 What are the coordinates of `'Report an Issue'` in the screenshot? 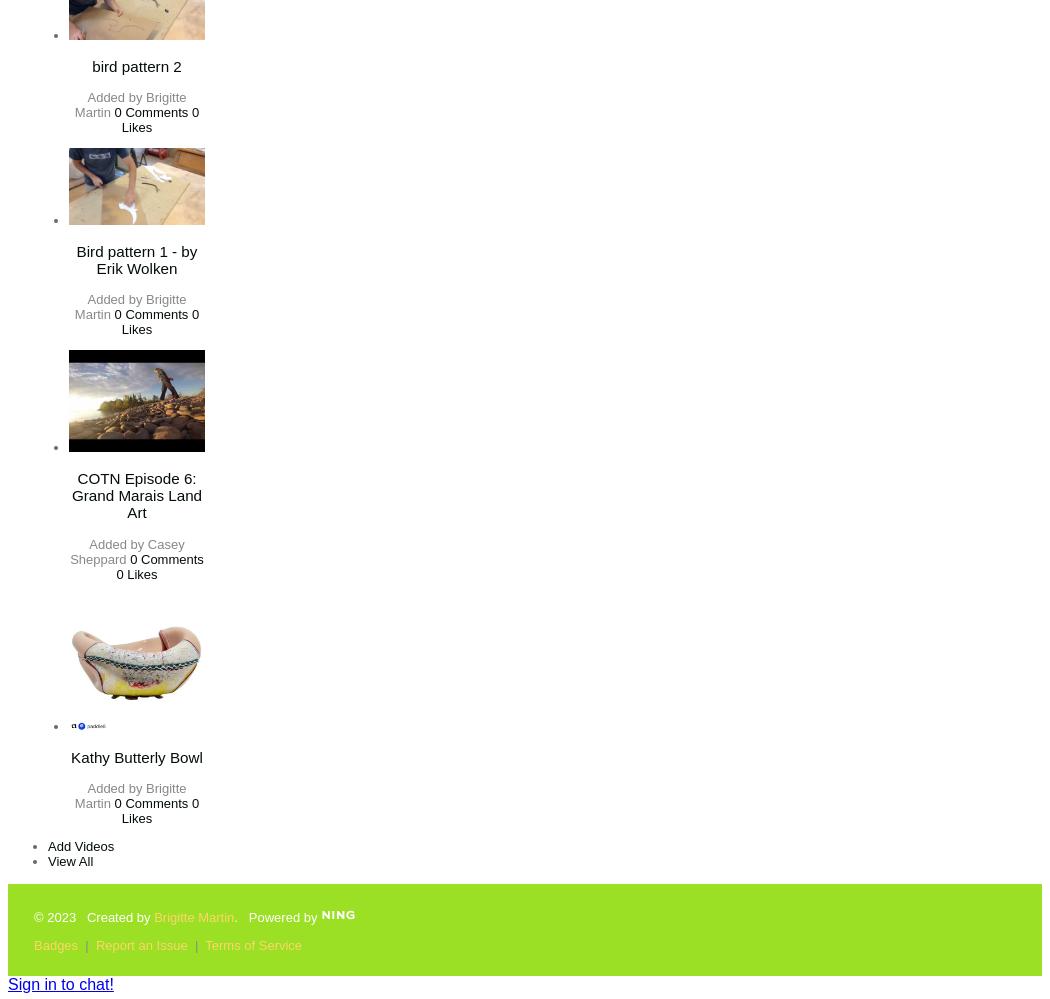 It's located at (140, 944).